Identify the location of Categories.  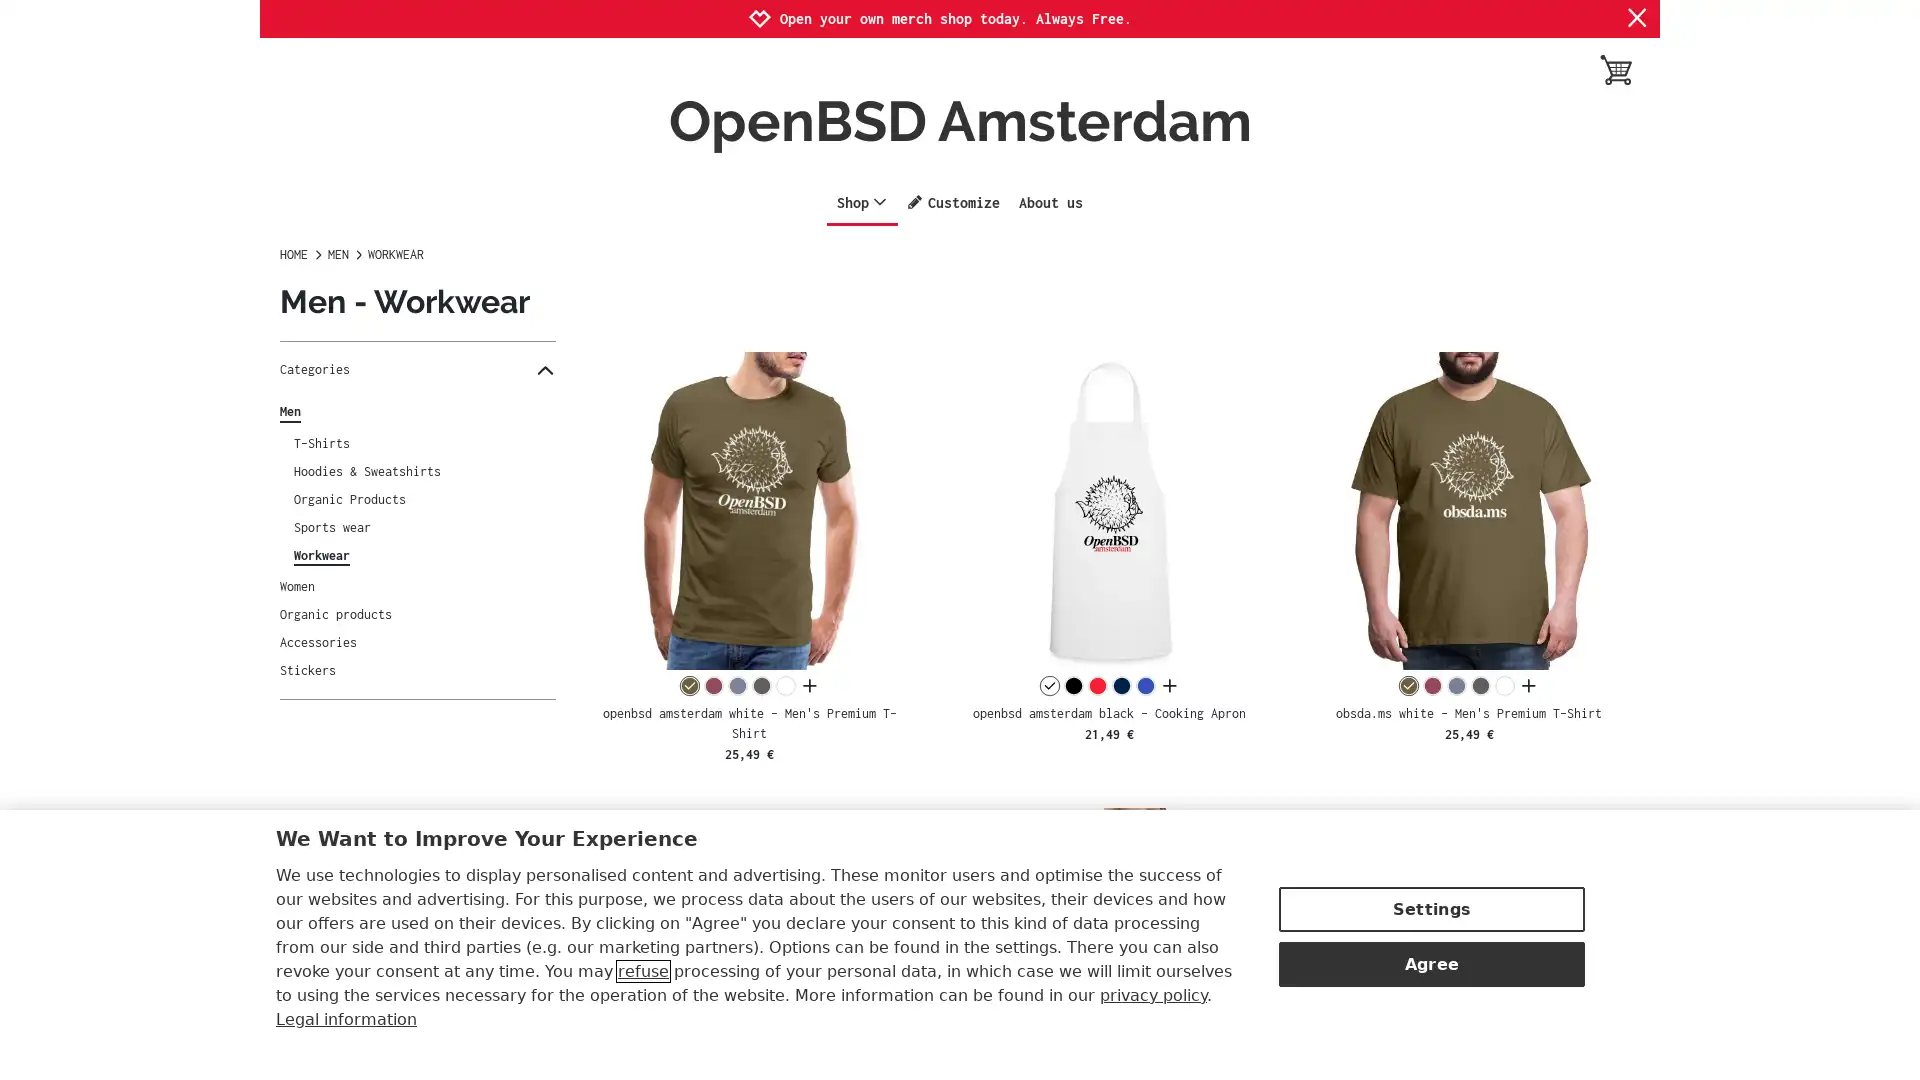
(416, 370).